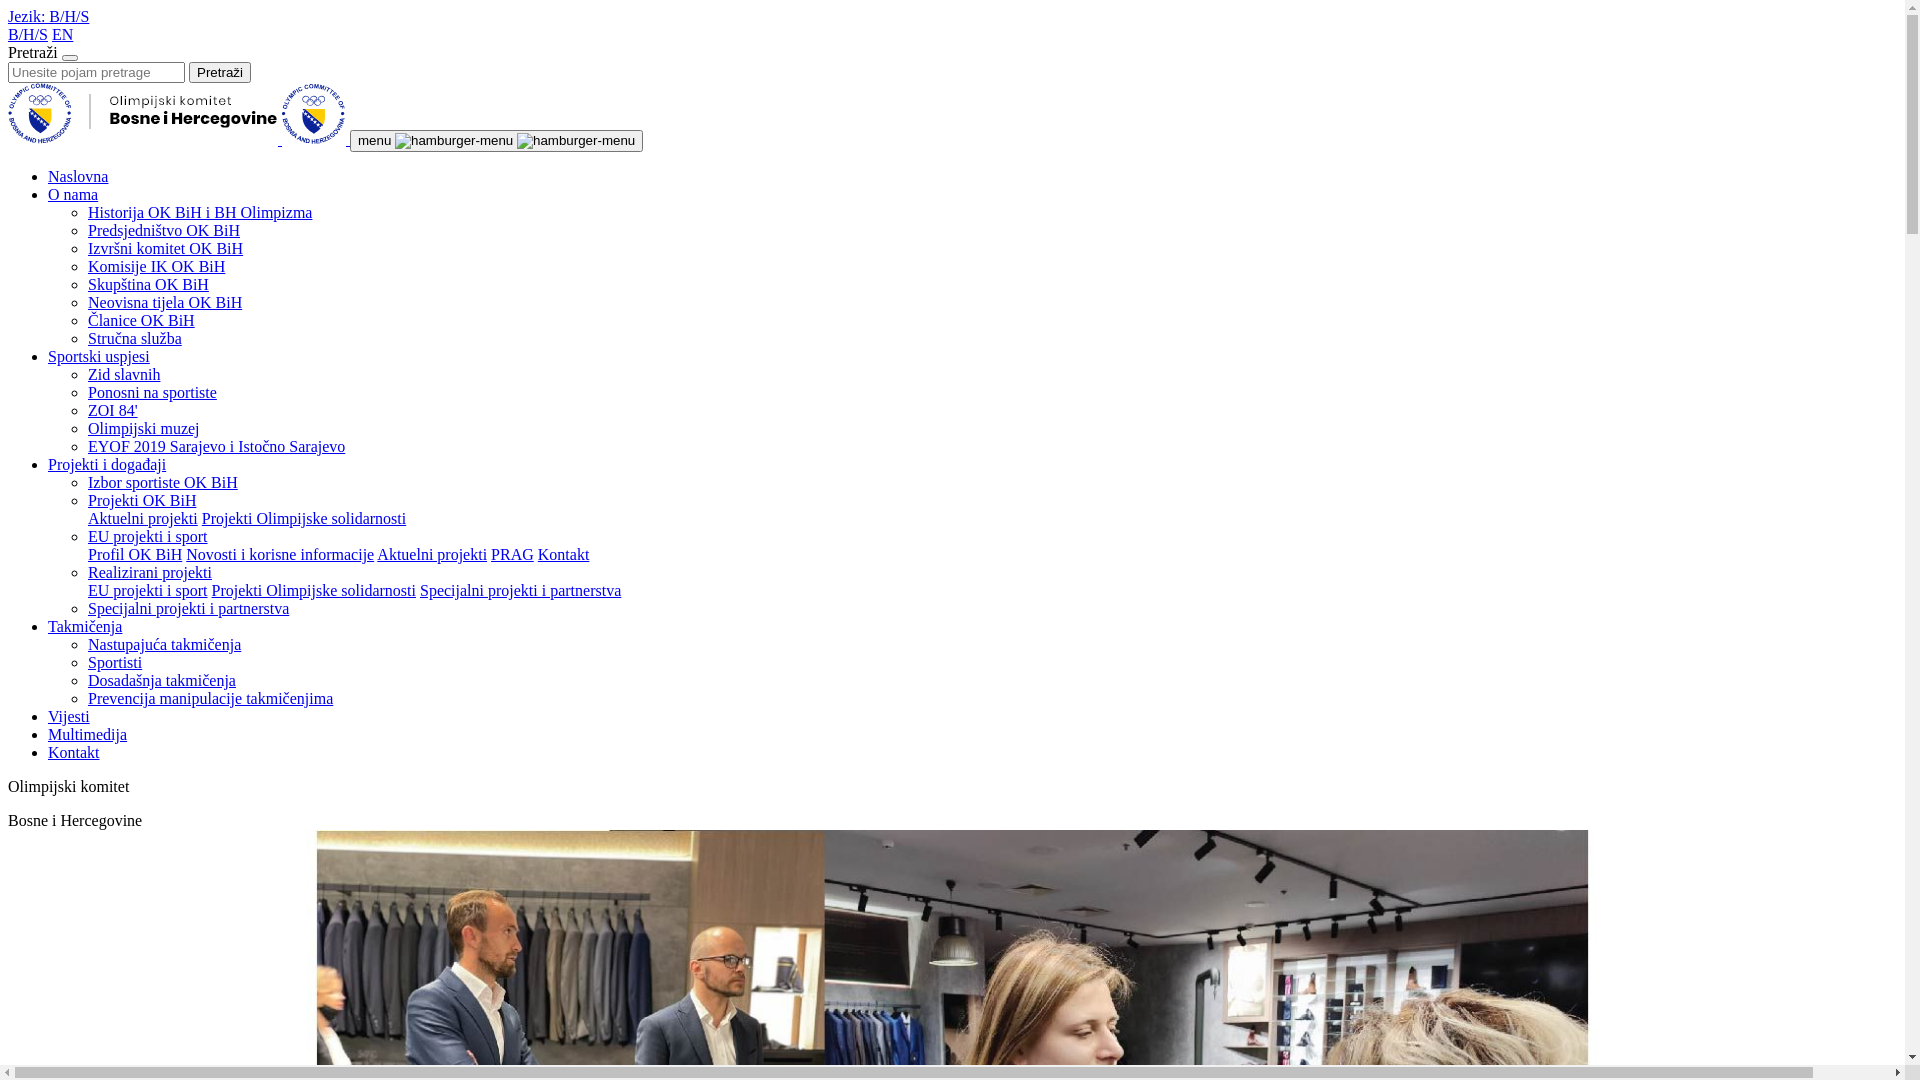 Image resolution: width=1920 pixels, height=1080 pixels. Describe the element at coordinates (164, 302) in the screenshot. I see `'Neovisna tijela OK BiH'` at that location.